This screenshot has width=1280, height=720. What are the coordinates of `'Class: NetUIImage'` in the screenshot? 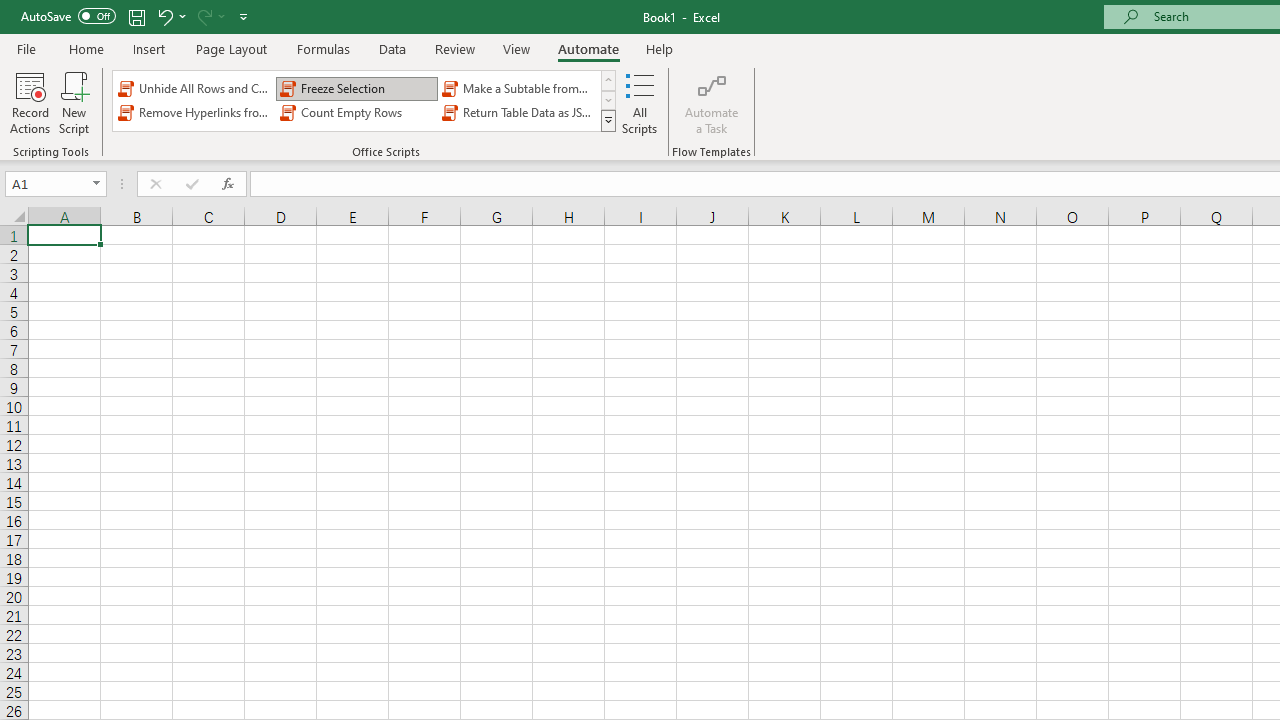 It's located at (608, 120).